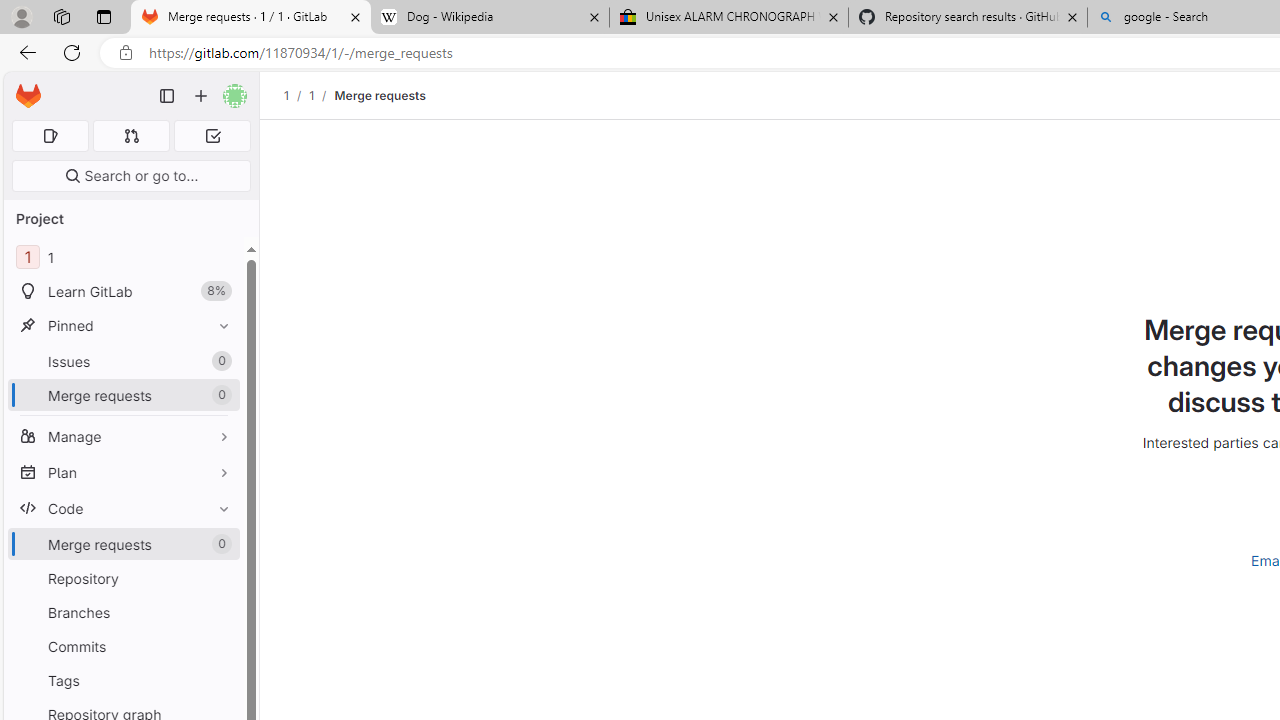 This screenshot has height=720, width=1280. What do you see at coordinates (212, 135) in the screenshot?
I see `'To-Do list 0'` at bounding box center [212, 135].